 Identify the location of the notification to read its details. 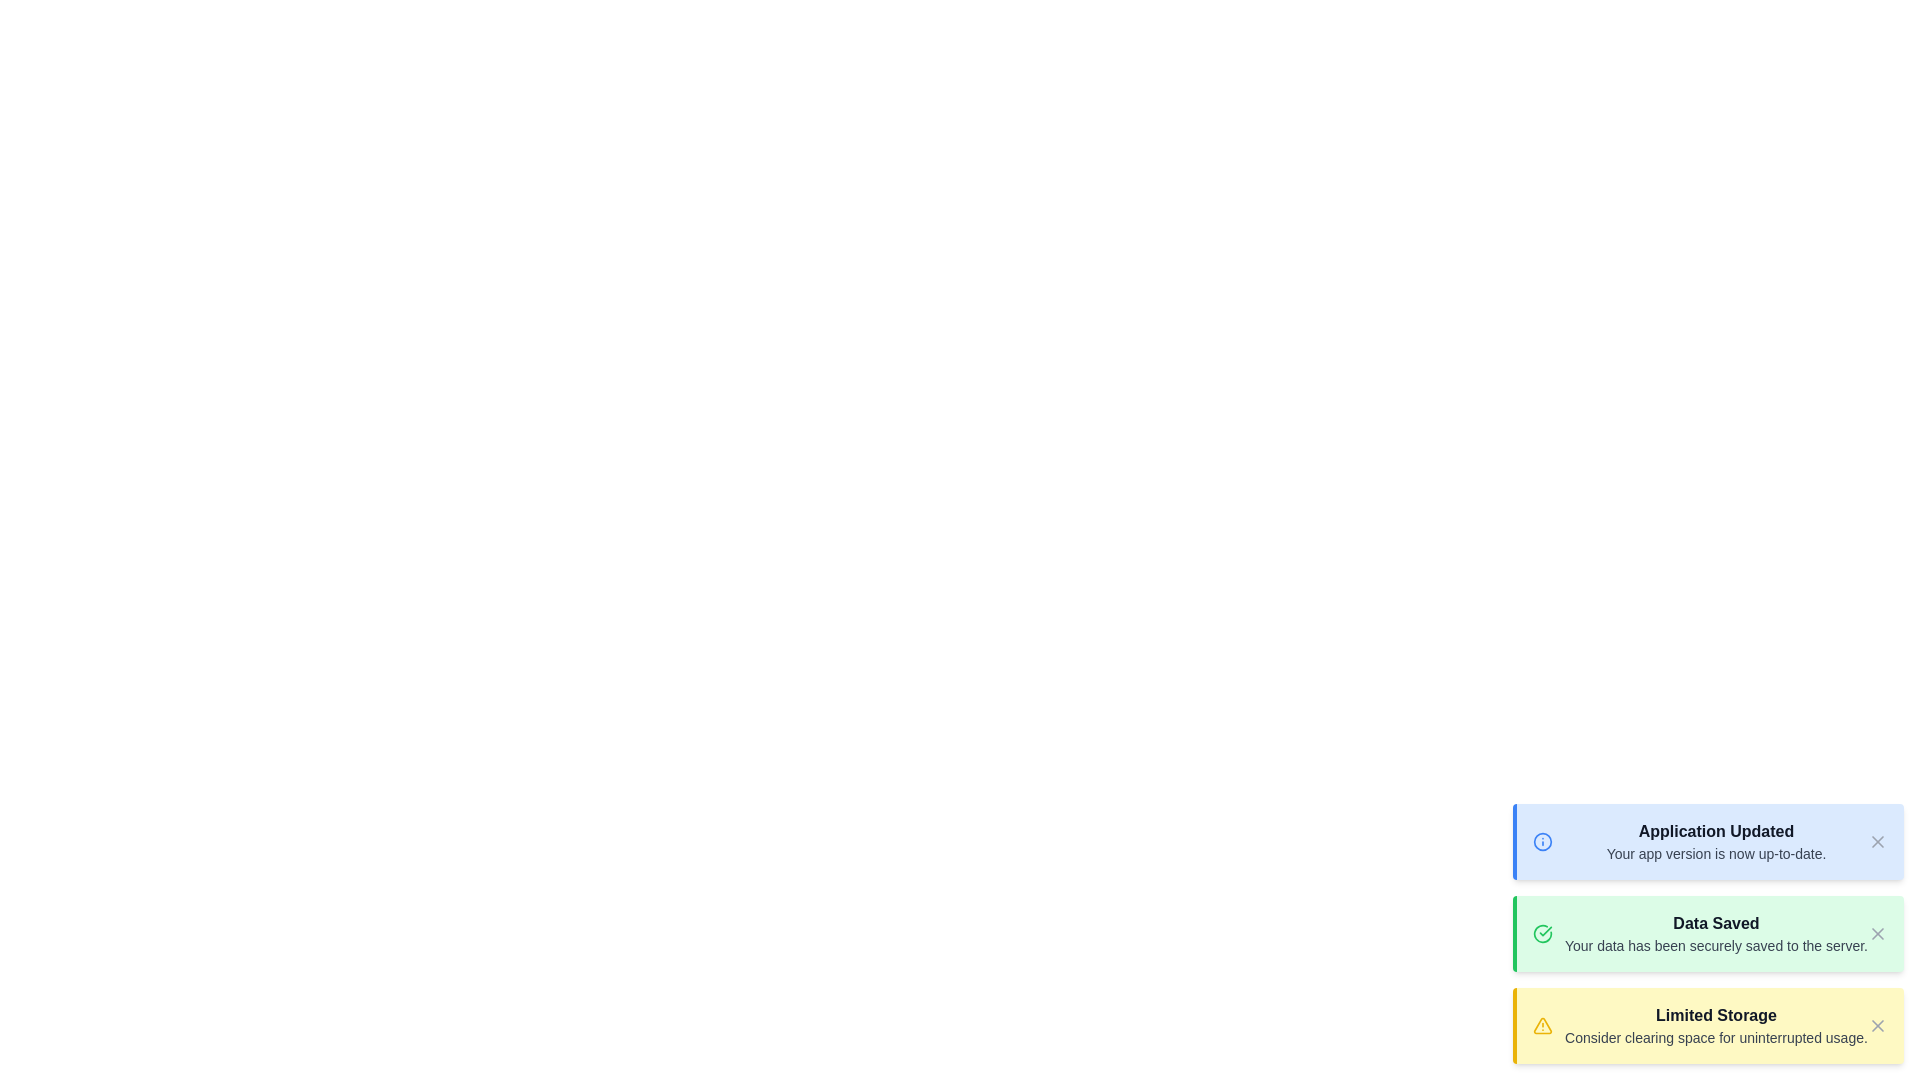
(1707, 841).